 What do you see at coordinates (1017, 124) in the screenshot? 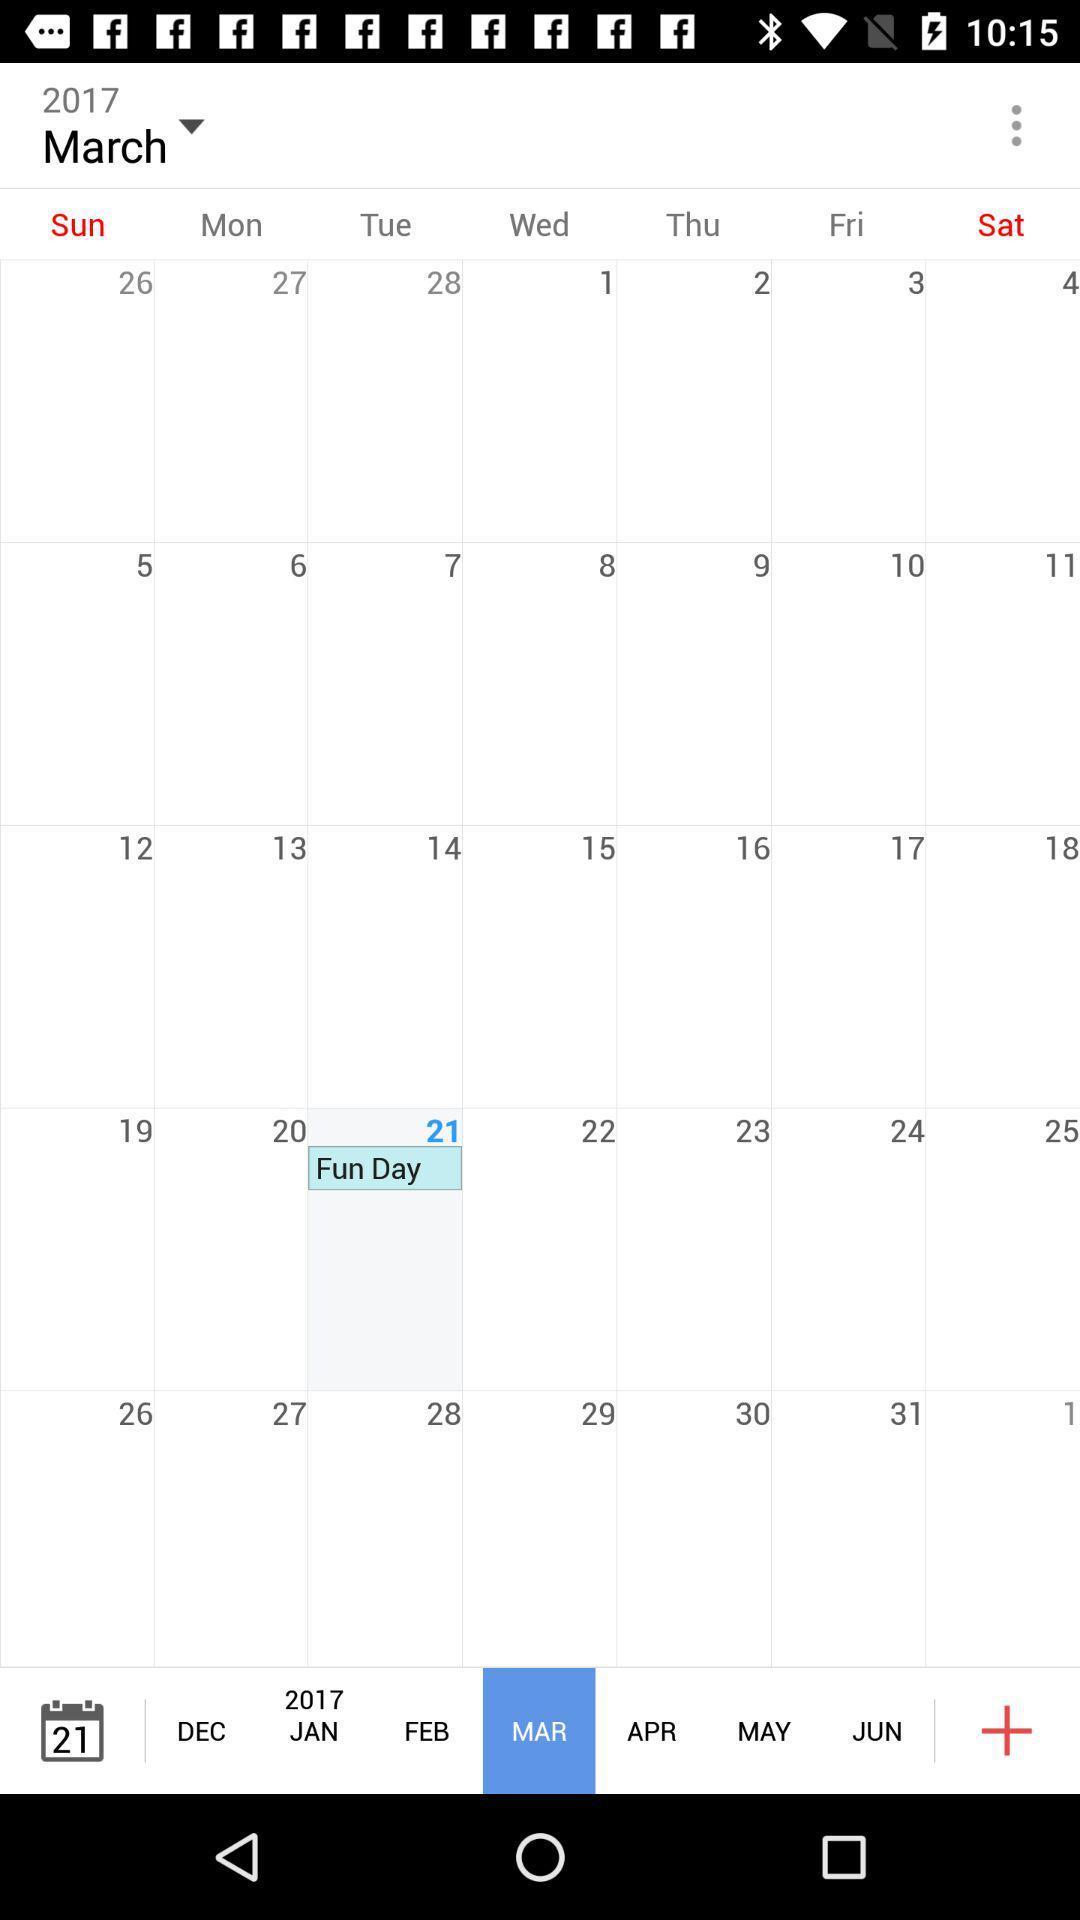
I see `the more icon` at bounding box center [1017, 124].